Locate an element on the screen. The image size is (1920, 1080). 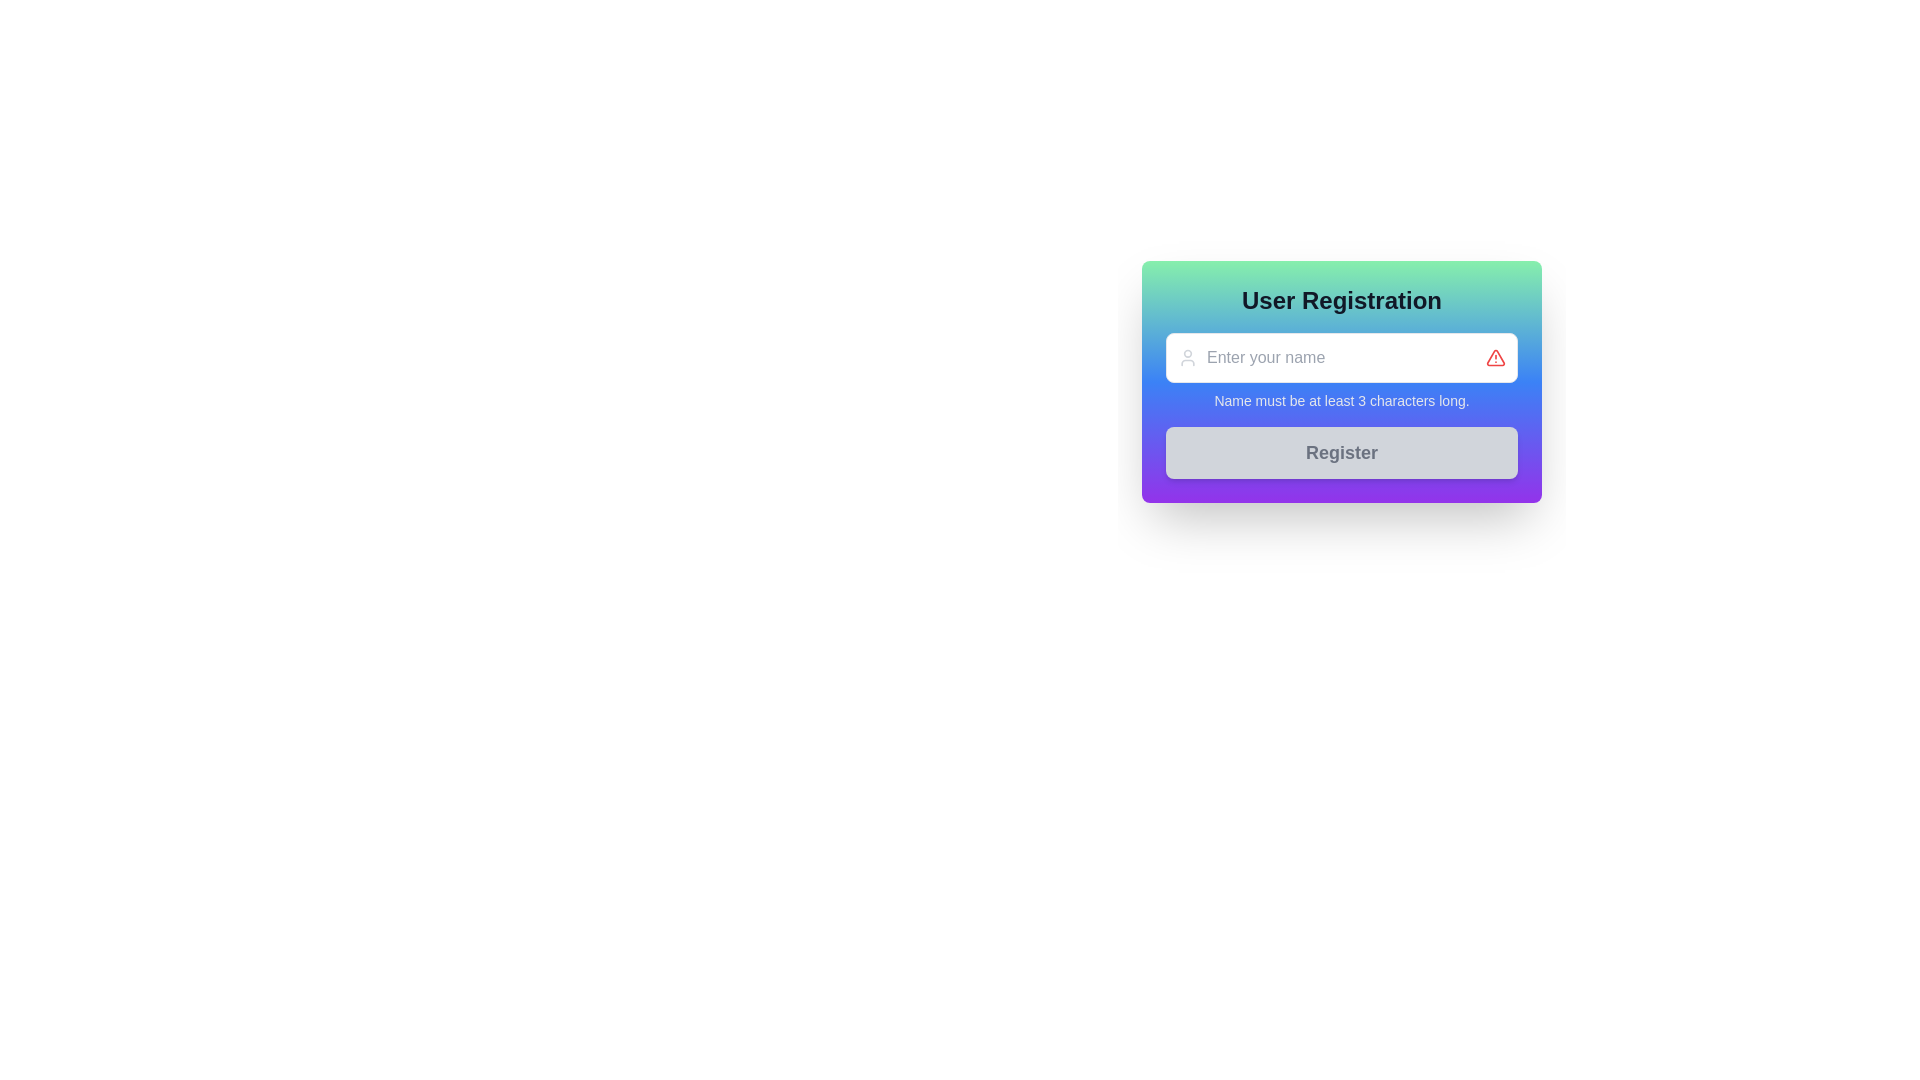
the icon located to the left of the input field for entering user-related information, which is visually aligned to the vertical center of the field is located at coordinates (1188, 357).